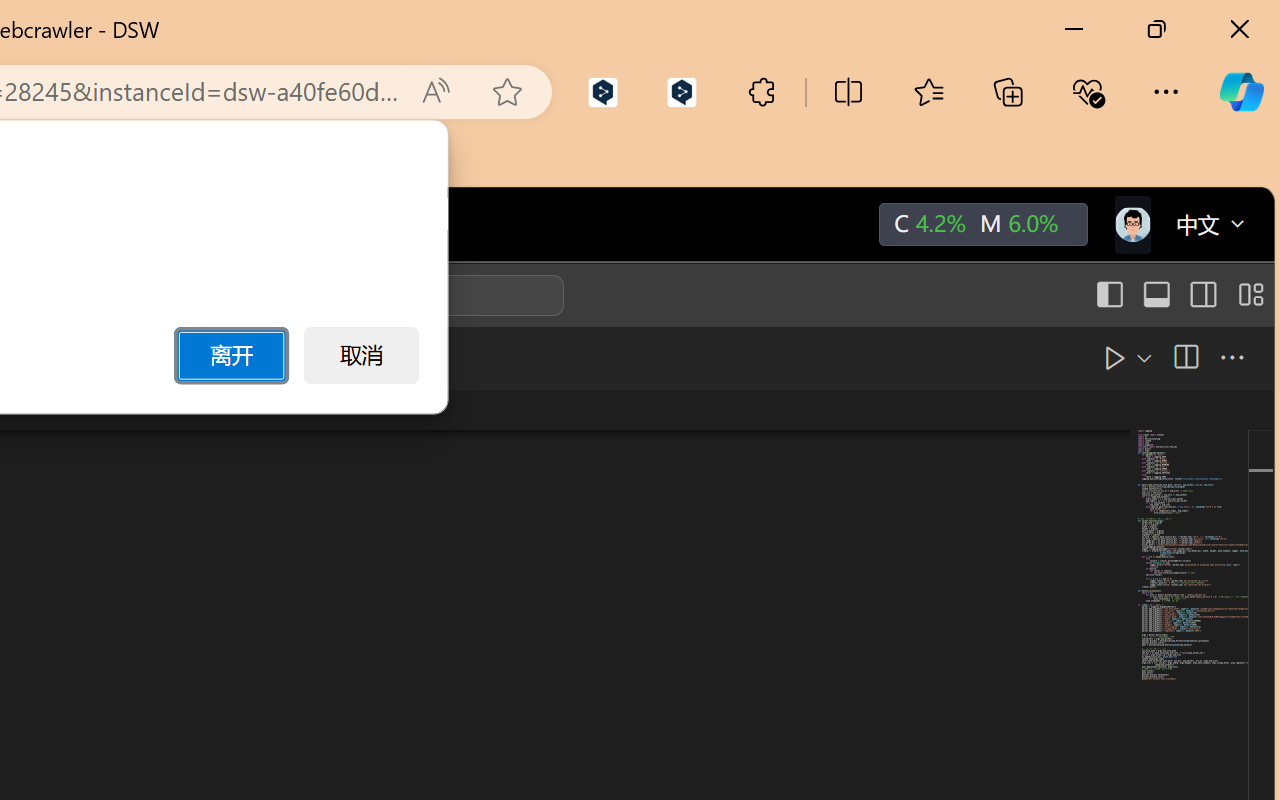 Image resolution: width=1280 pixels, height=800 pixels. Describe the element at coordinates (1131, 225) in the screenshot. I see `'Class: next-menu next-hoz widgets--iconMenu--BFkiHRM'` at that location.